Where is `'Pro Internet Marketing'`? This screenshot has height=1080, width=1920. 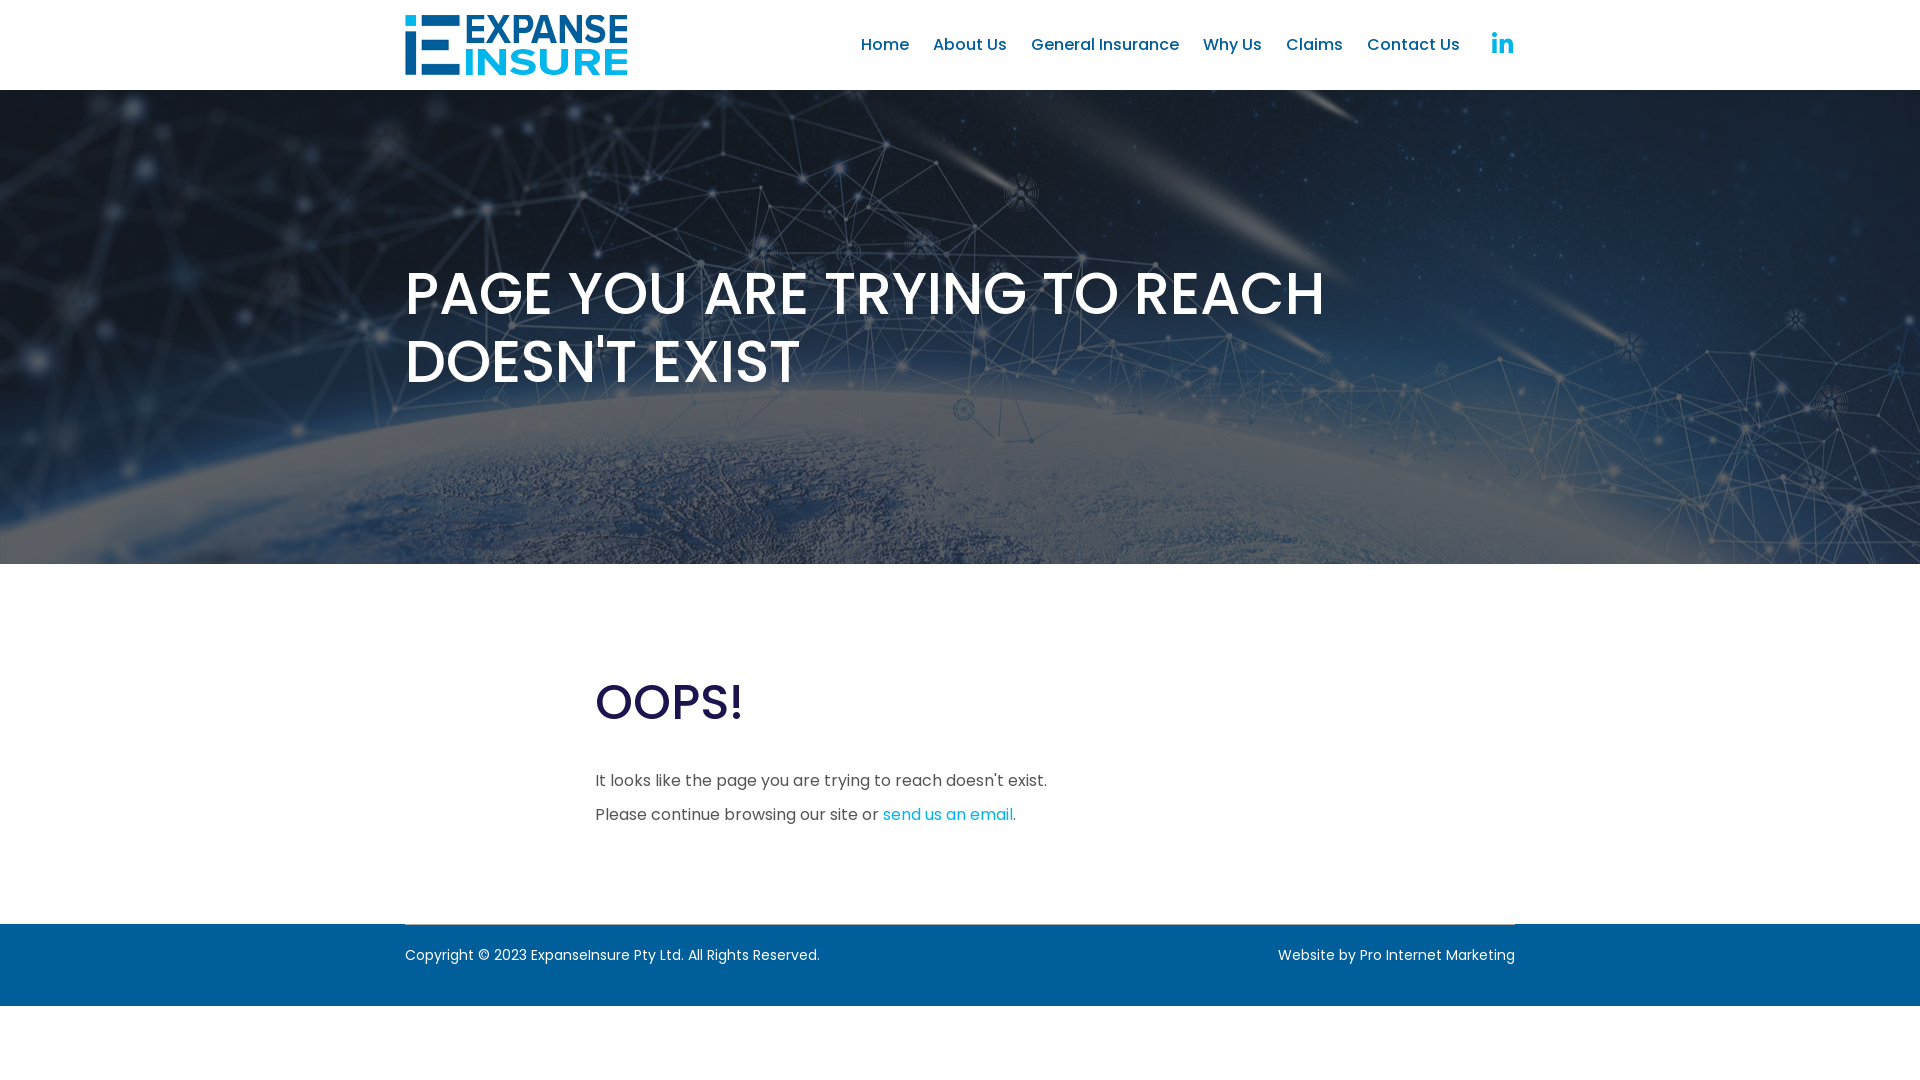 'Pro Internet Marketing' is located at coordinates (1436, 954).